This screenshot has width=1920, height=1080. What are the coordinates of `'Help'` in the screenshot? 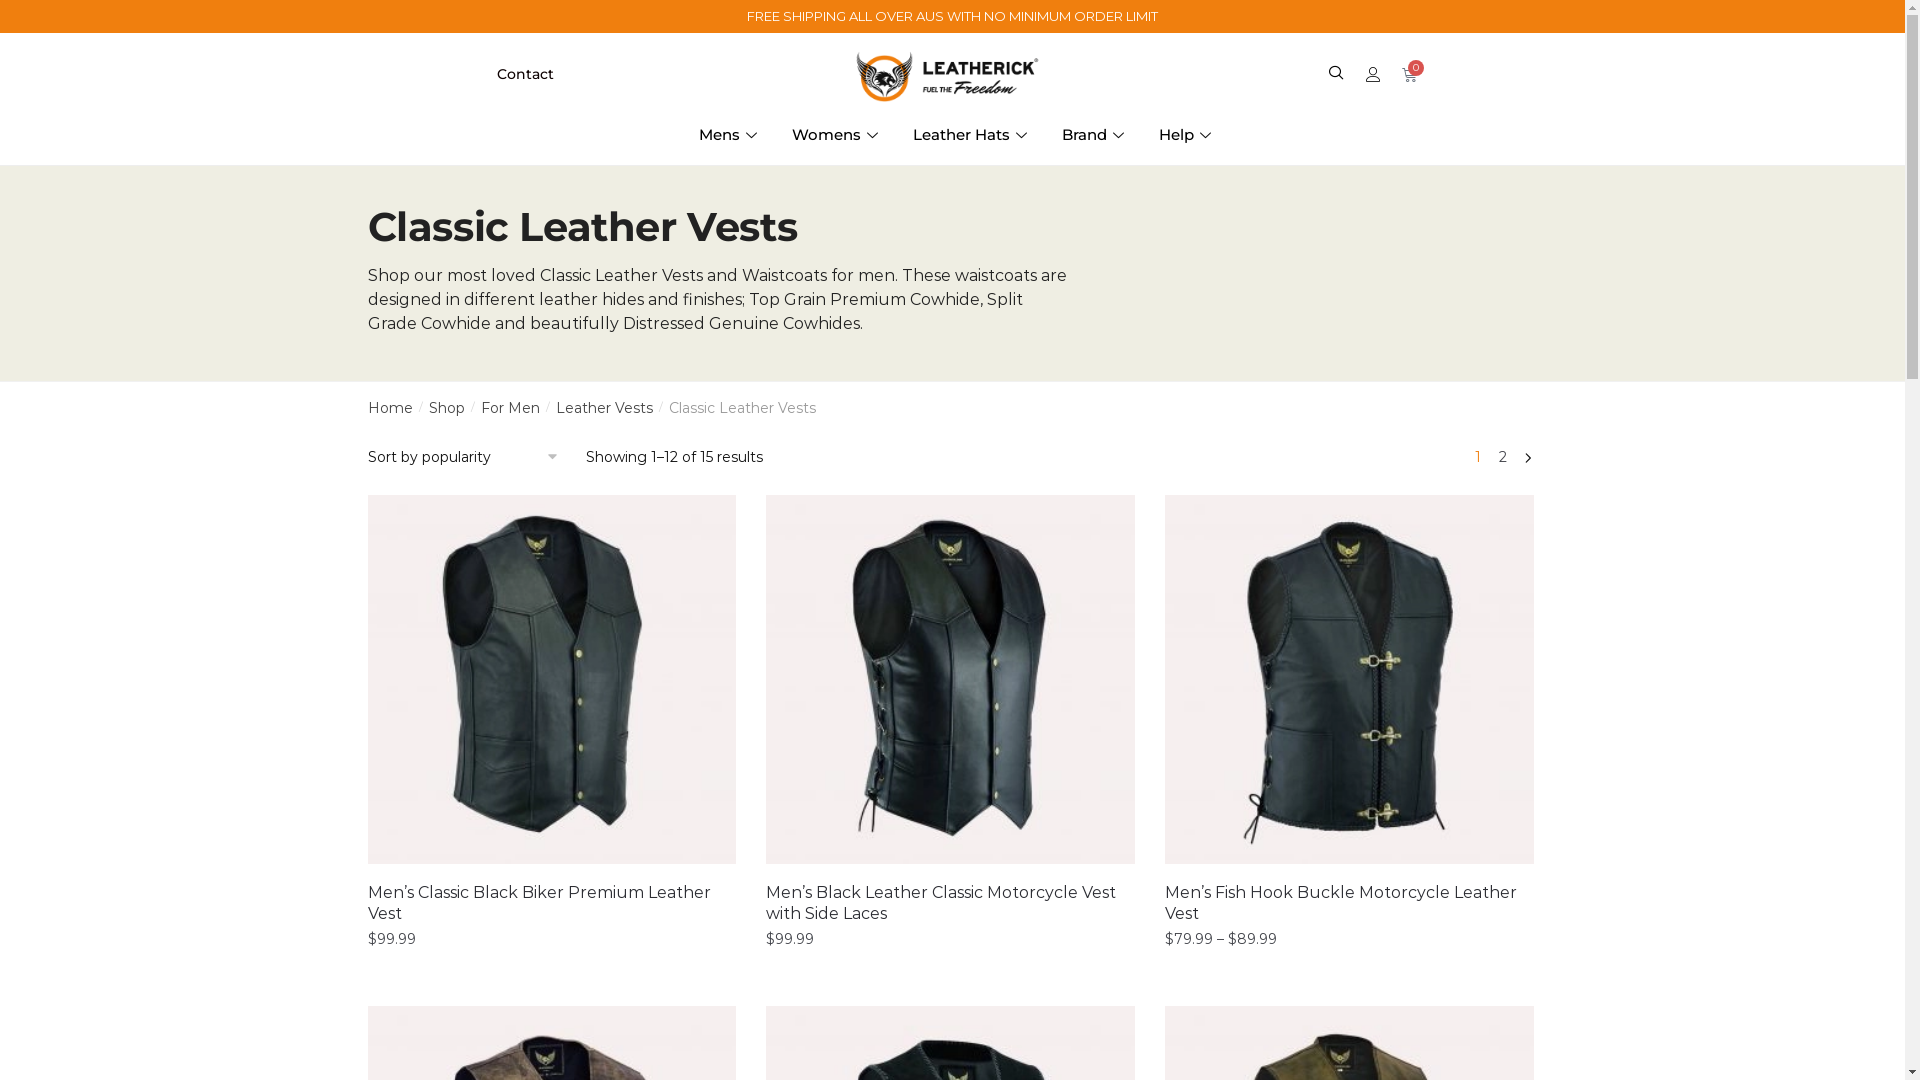 It's located at (1187, 135).